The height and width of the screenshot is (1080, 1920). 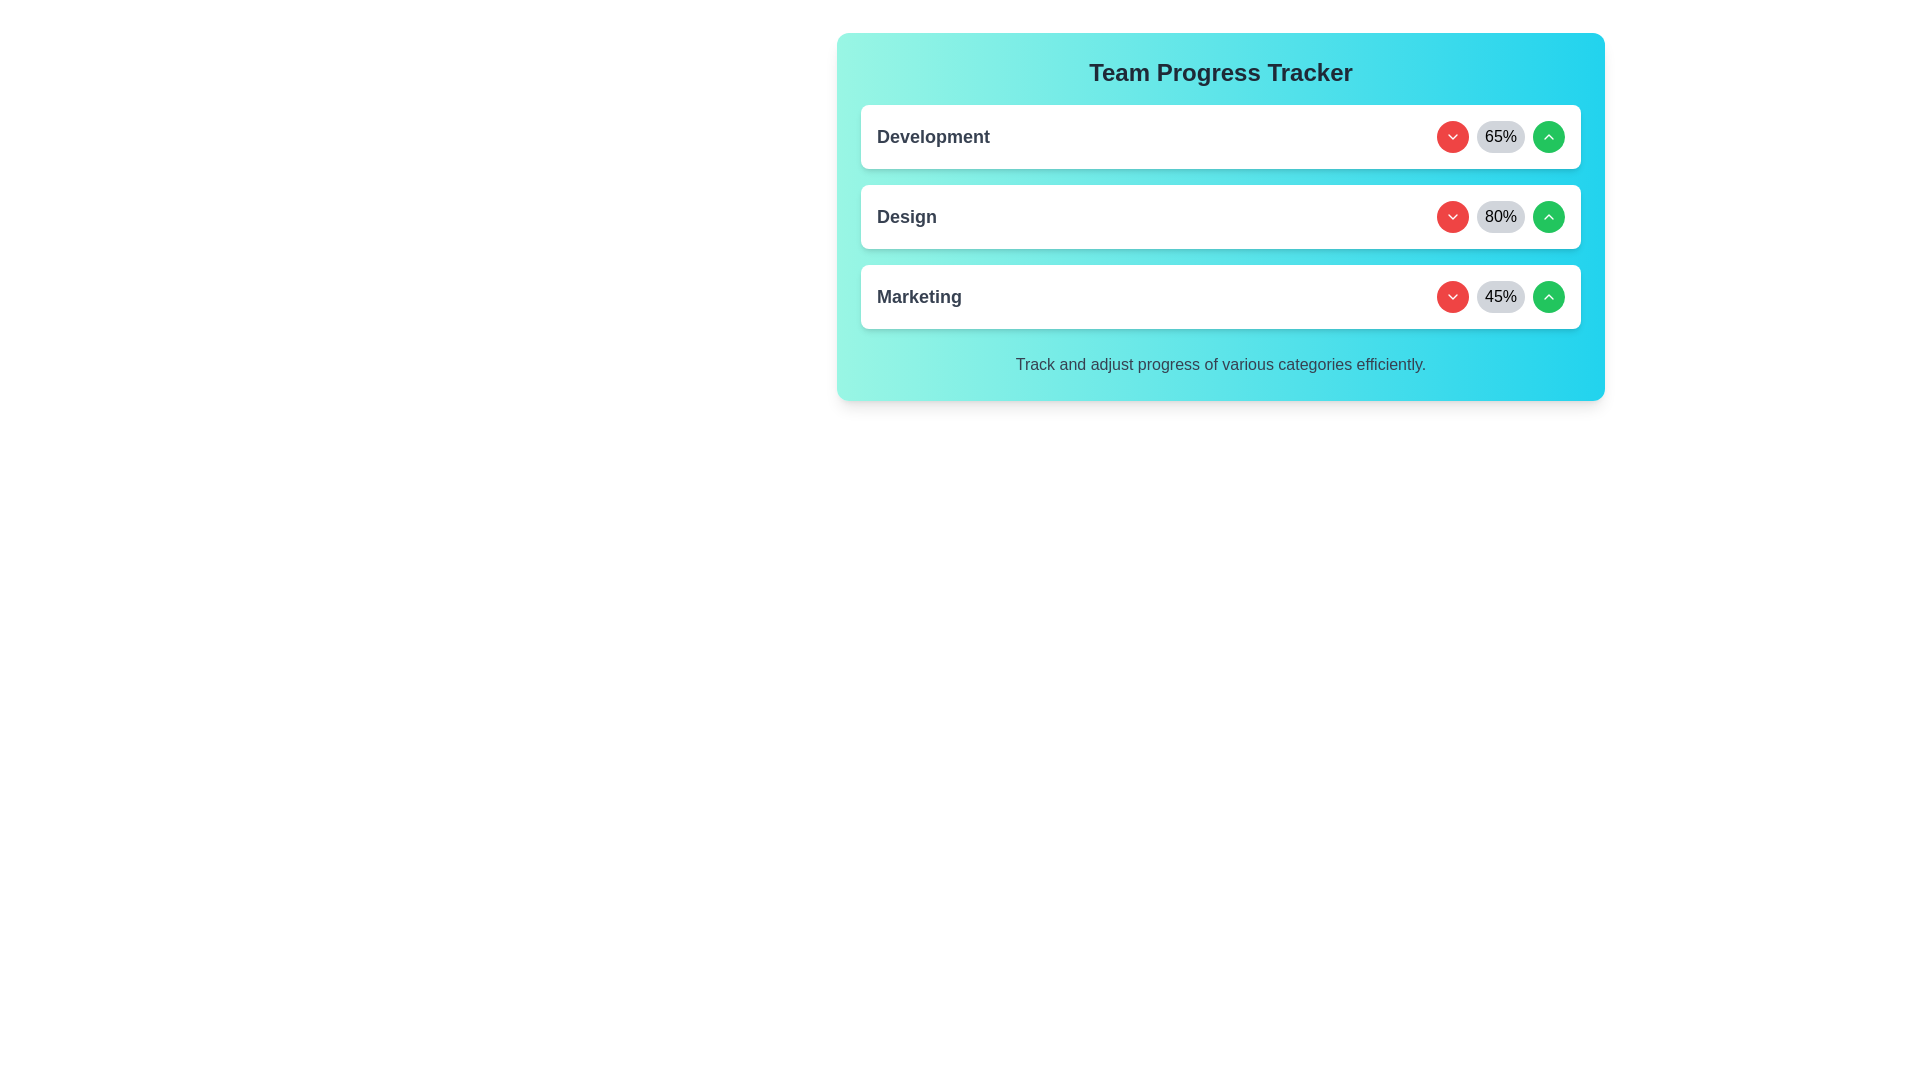 I want to click on the downward chevron-shaped icon with a red background located in the first row of the progress tracker for 'Development', so click(x=1453, y=136).